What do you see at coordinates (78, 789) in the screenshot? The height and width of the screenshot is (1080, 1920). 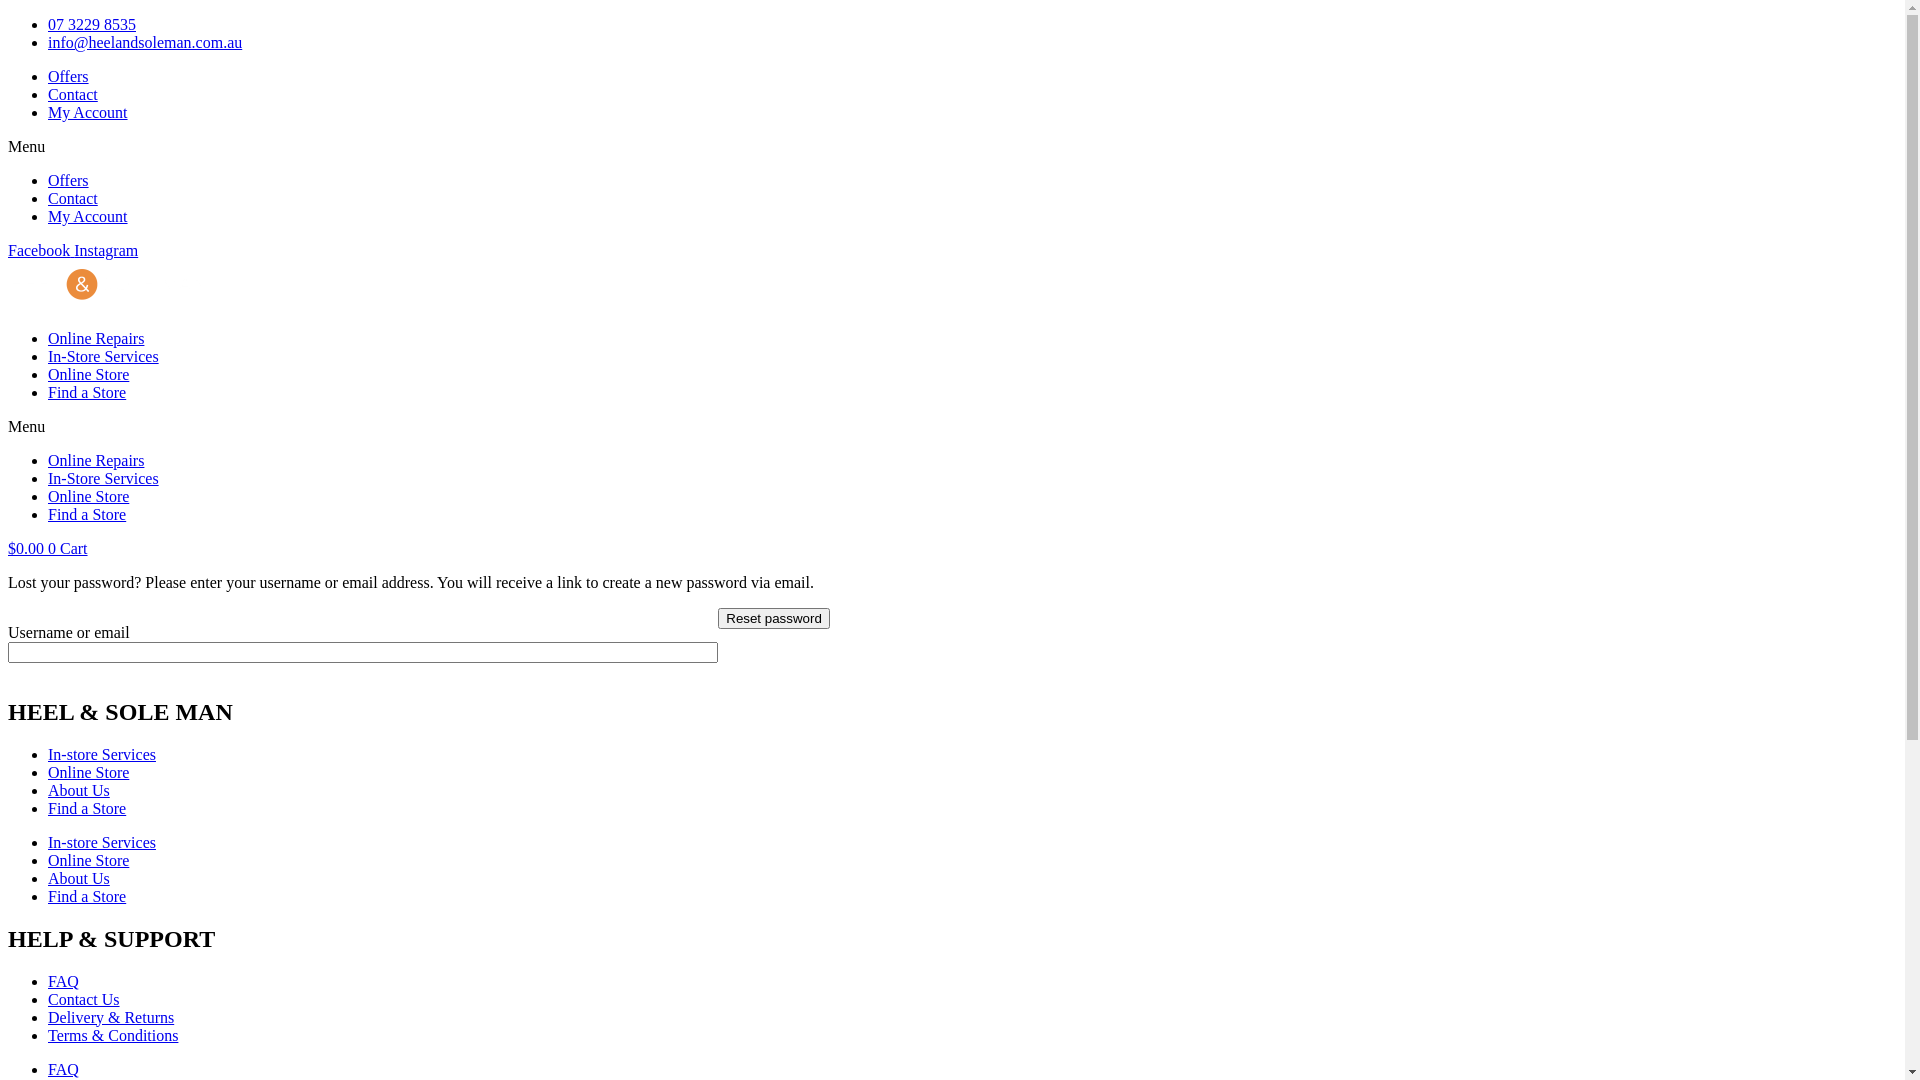 I see `'About Us'` at bounding box center [78, 789].